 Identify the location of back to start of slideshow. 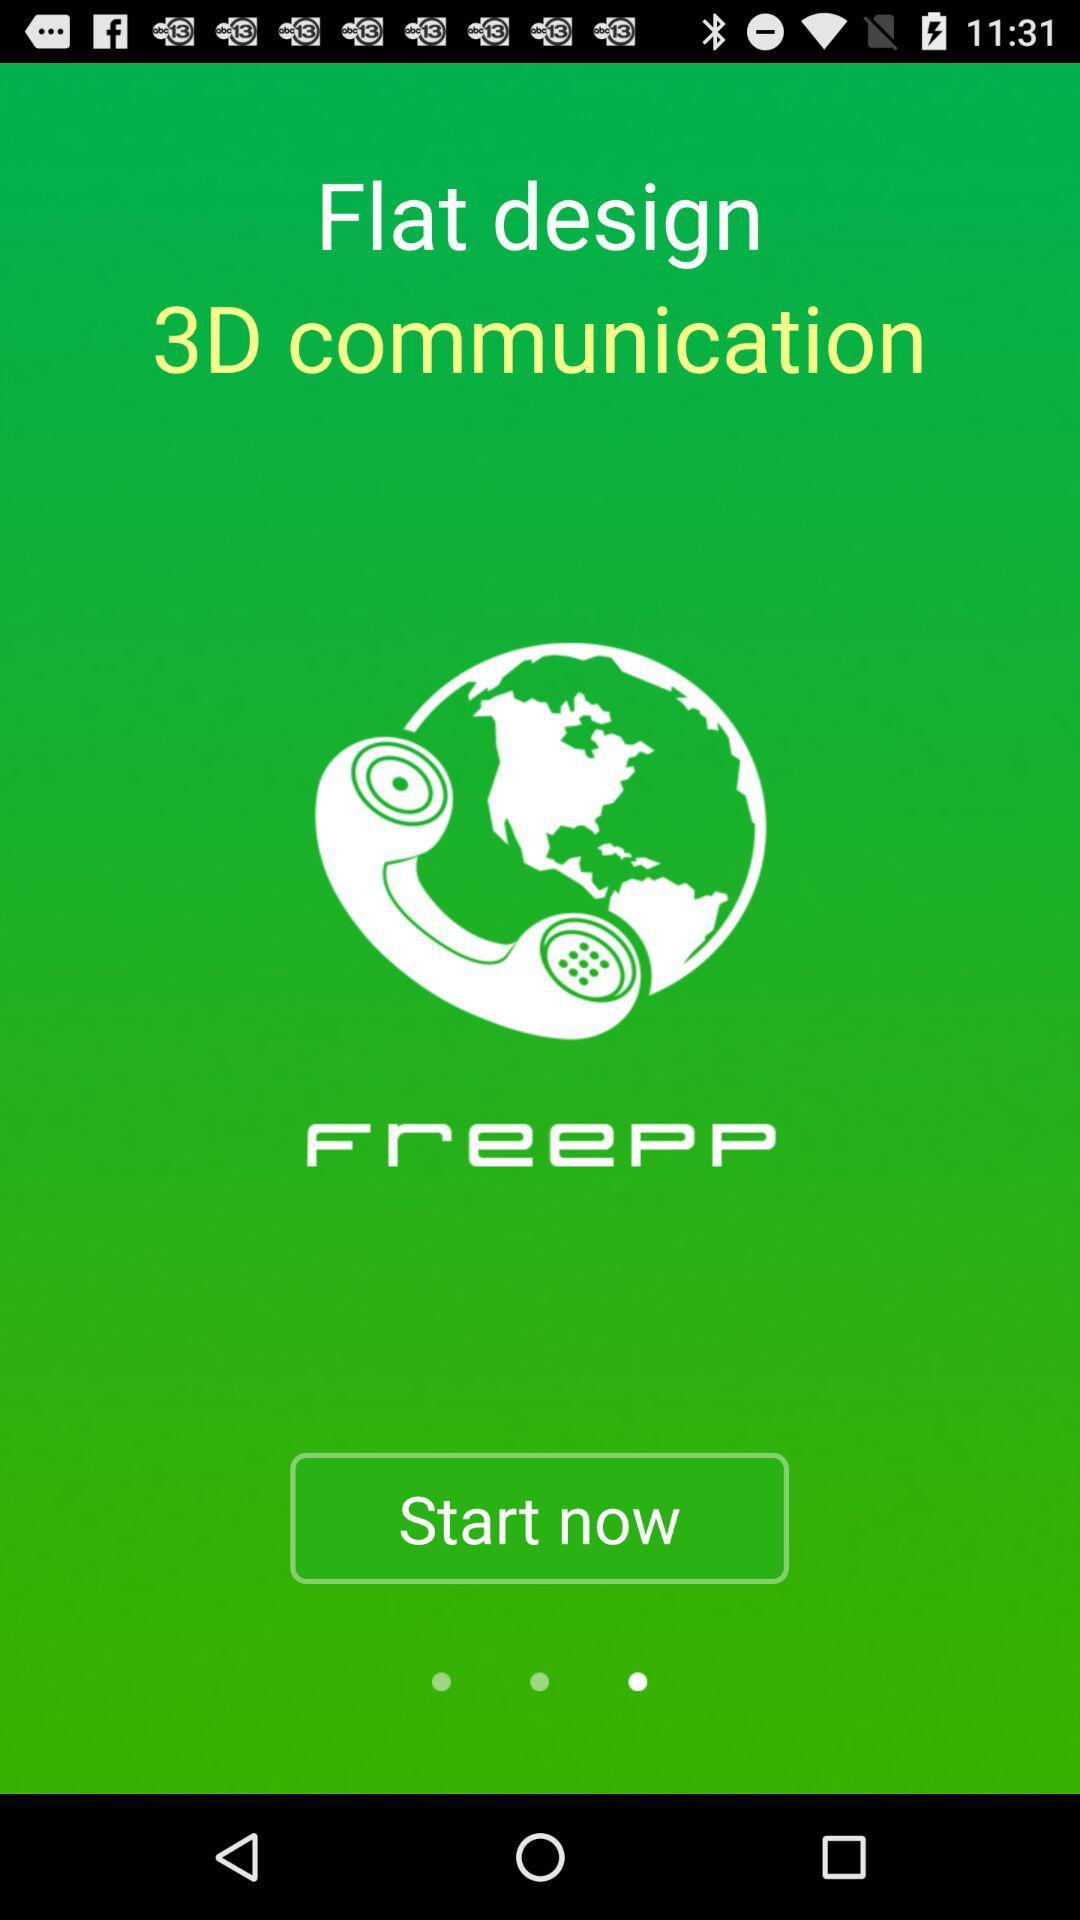
(440, 1680).